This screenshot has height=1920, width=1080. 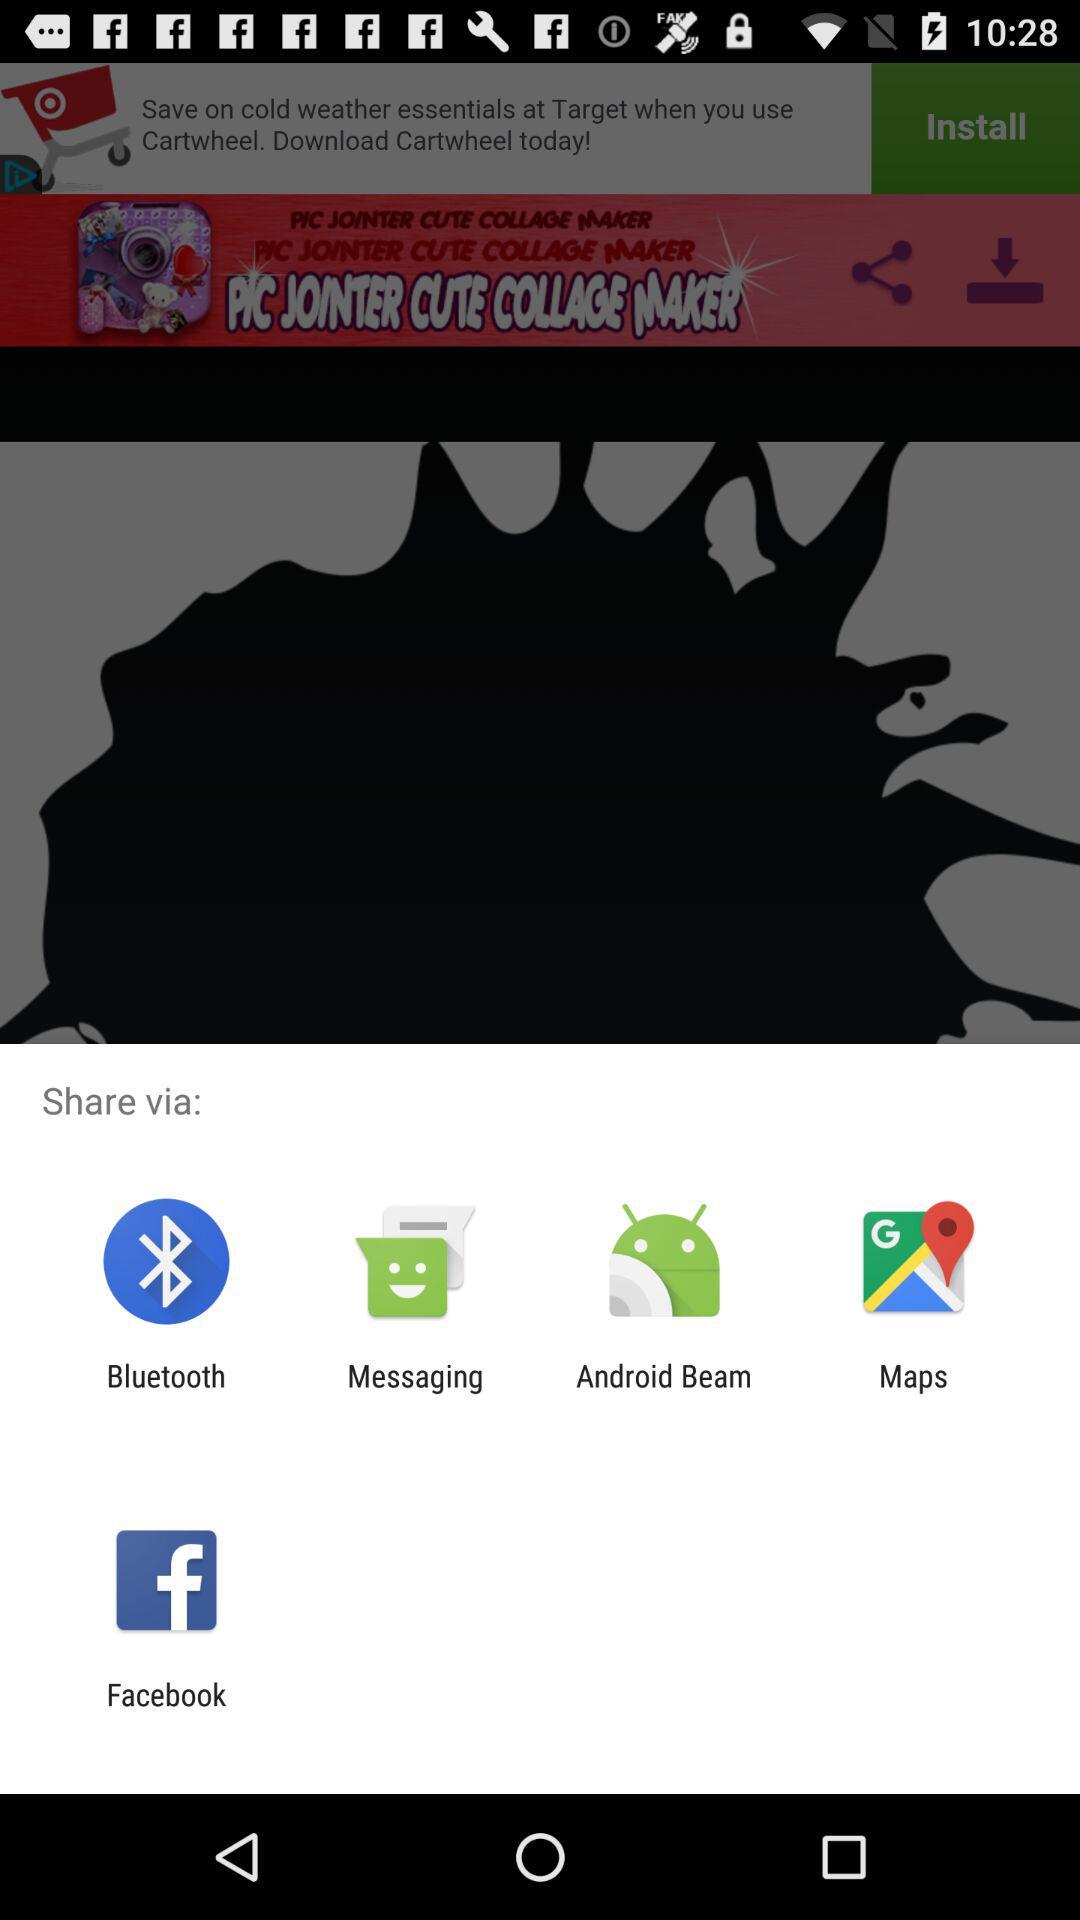 What do you see at coordinates (913, 1392) in the screenshot?
I see `maps icon` at bounding box center [913, 1392].